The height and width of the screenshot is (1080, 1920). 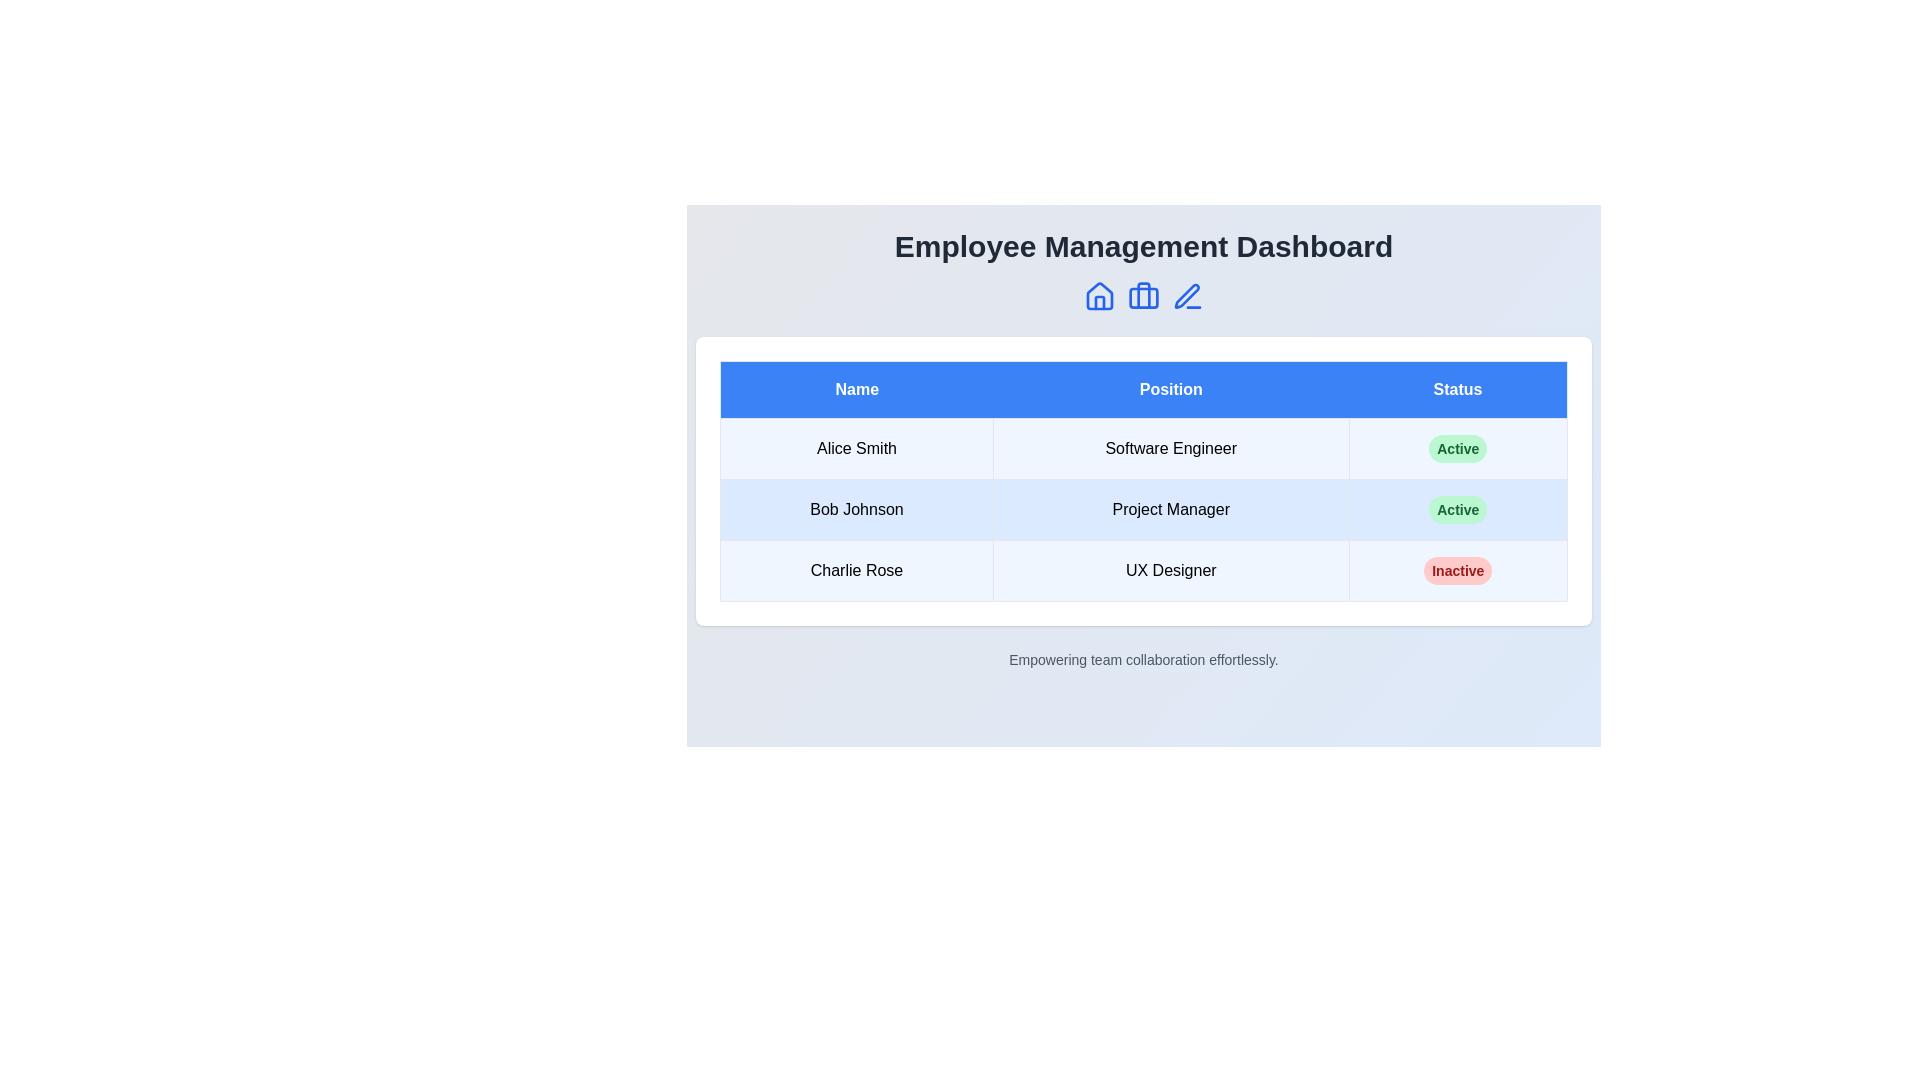 I want to click on the 'Status' label, which is a textual component displaying 'Status' in white font on a blue background, positioned between the 'Position' label and the statuses column in the employee management dashboard, so click(x=1458, y=389).